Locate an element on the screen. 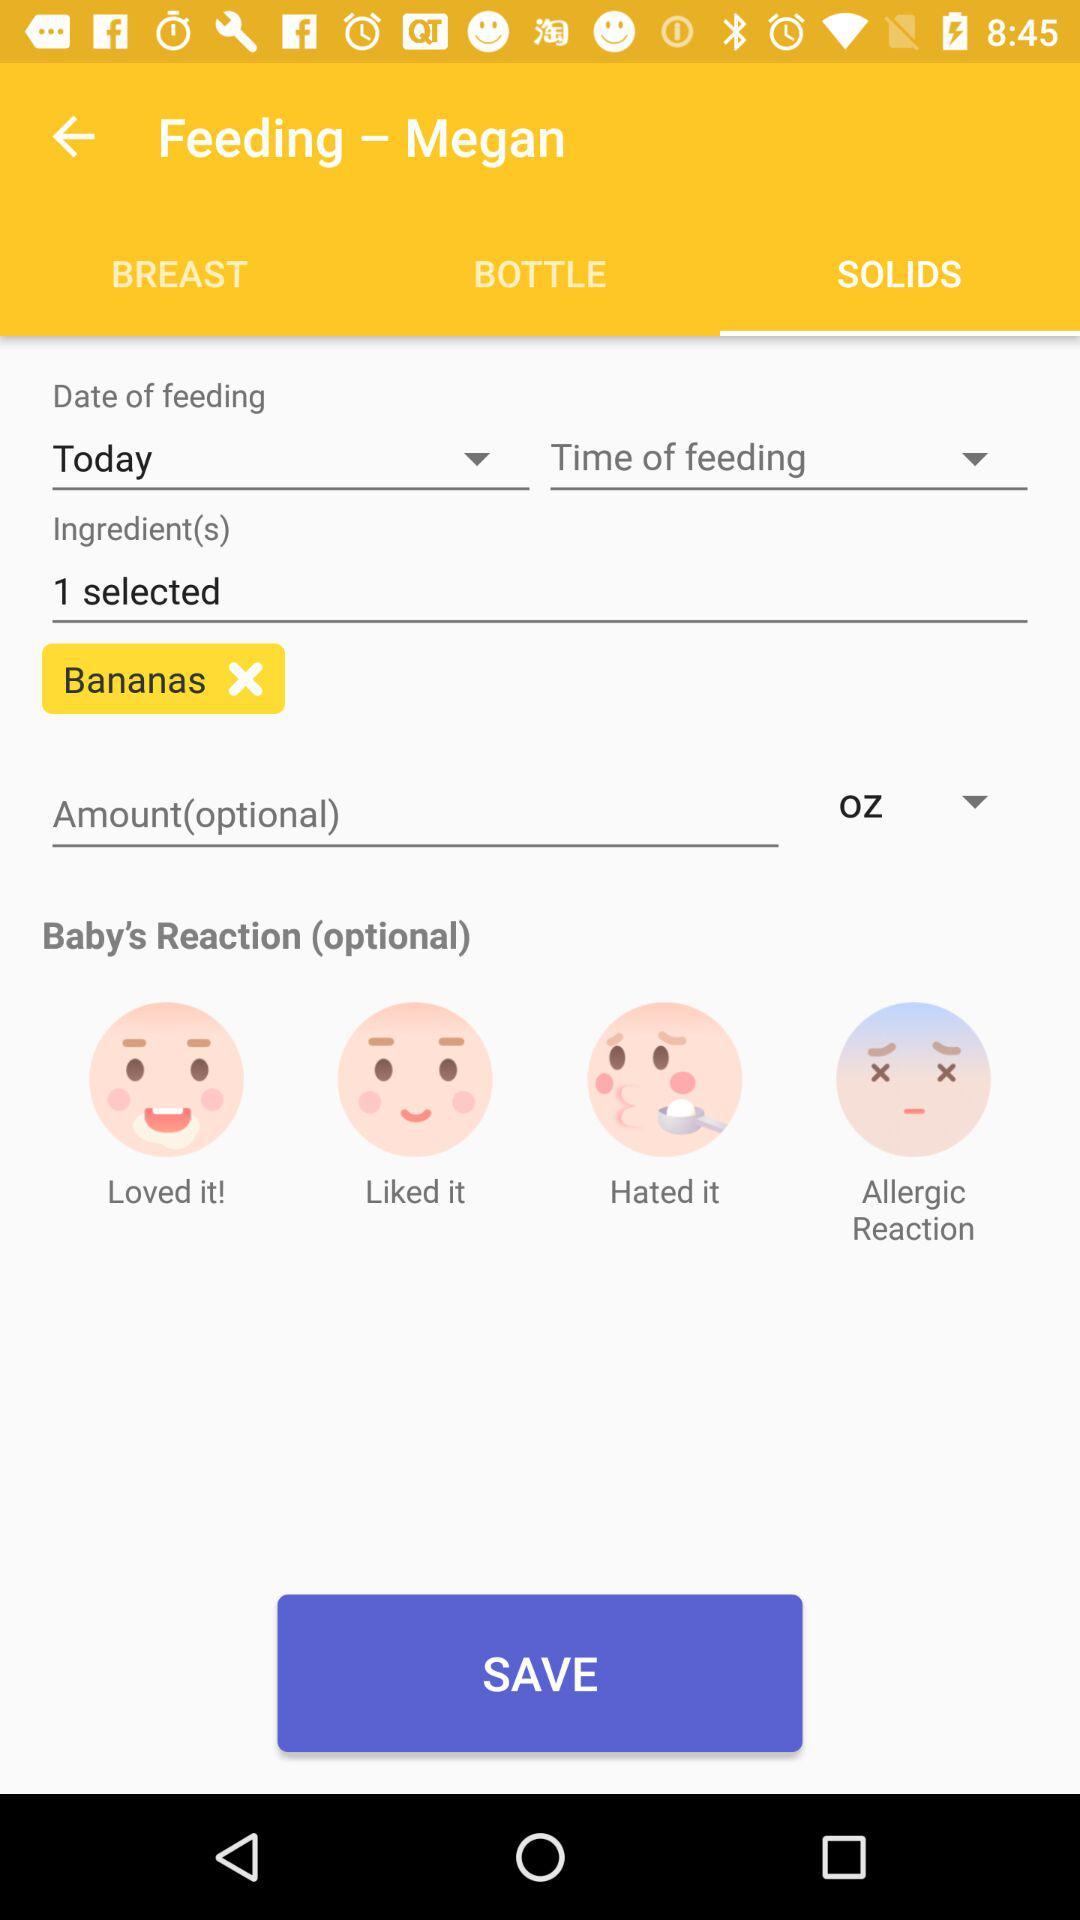  feeding time is located at coordinates (788, 457).